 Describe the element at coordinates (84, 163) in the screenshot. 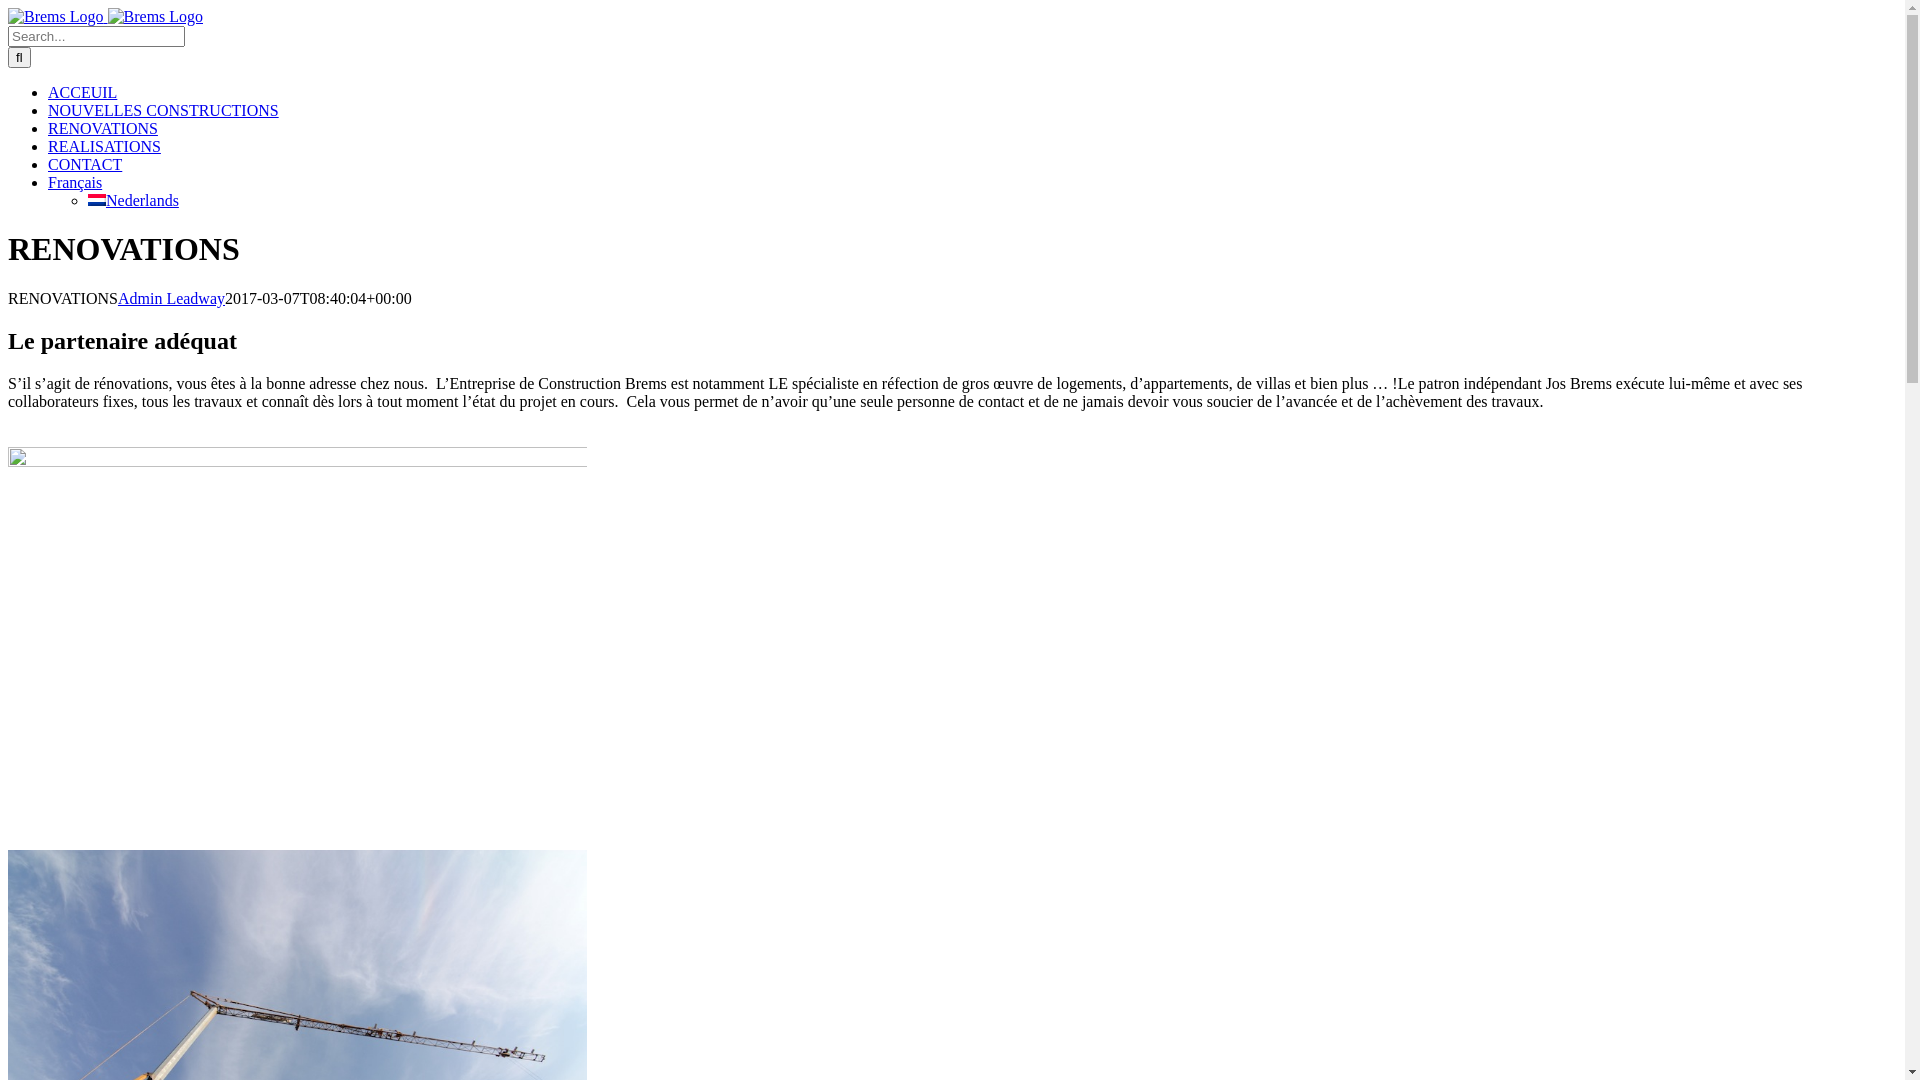

I see `'CONTACT'` at that location.